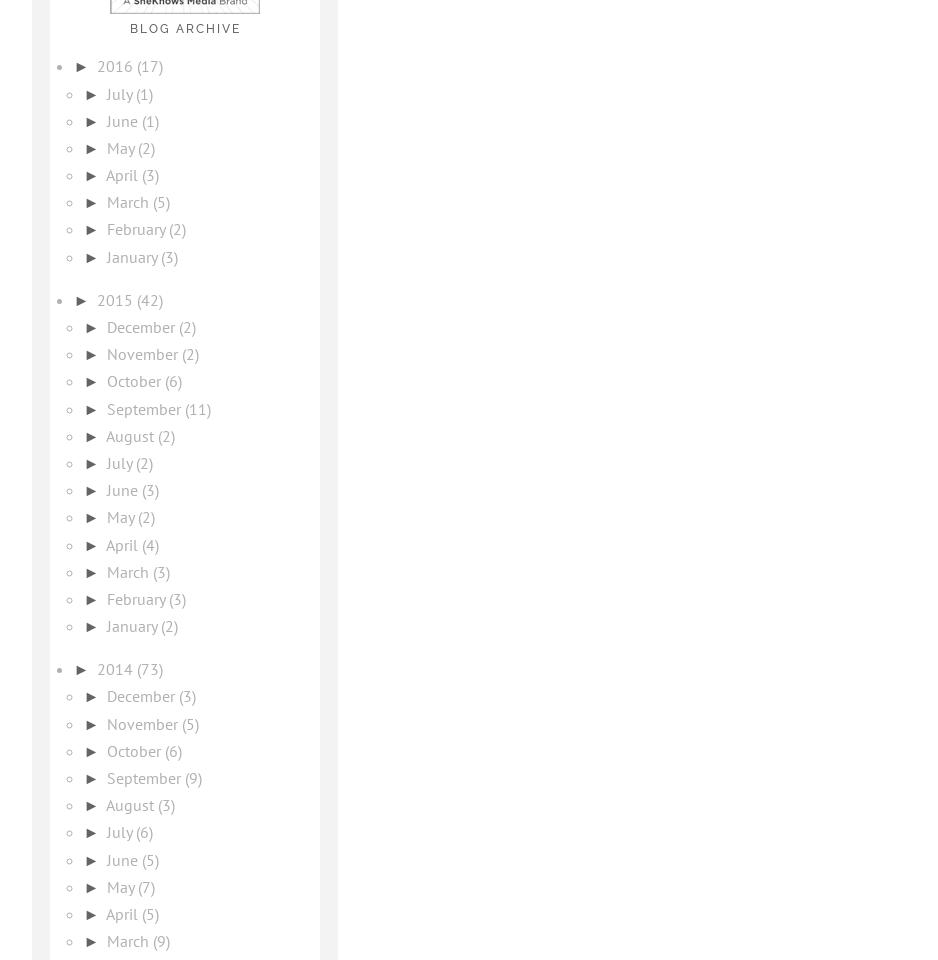 Image resolution: width=938 pixels, height=960 pixels. What do you see at coordinates (96, 66) in the screenshot?
I see `'2016'` at bounding box center [96, 66].